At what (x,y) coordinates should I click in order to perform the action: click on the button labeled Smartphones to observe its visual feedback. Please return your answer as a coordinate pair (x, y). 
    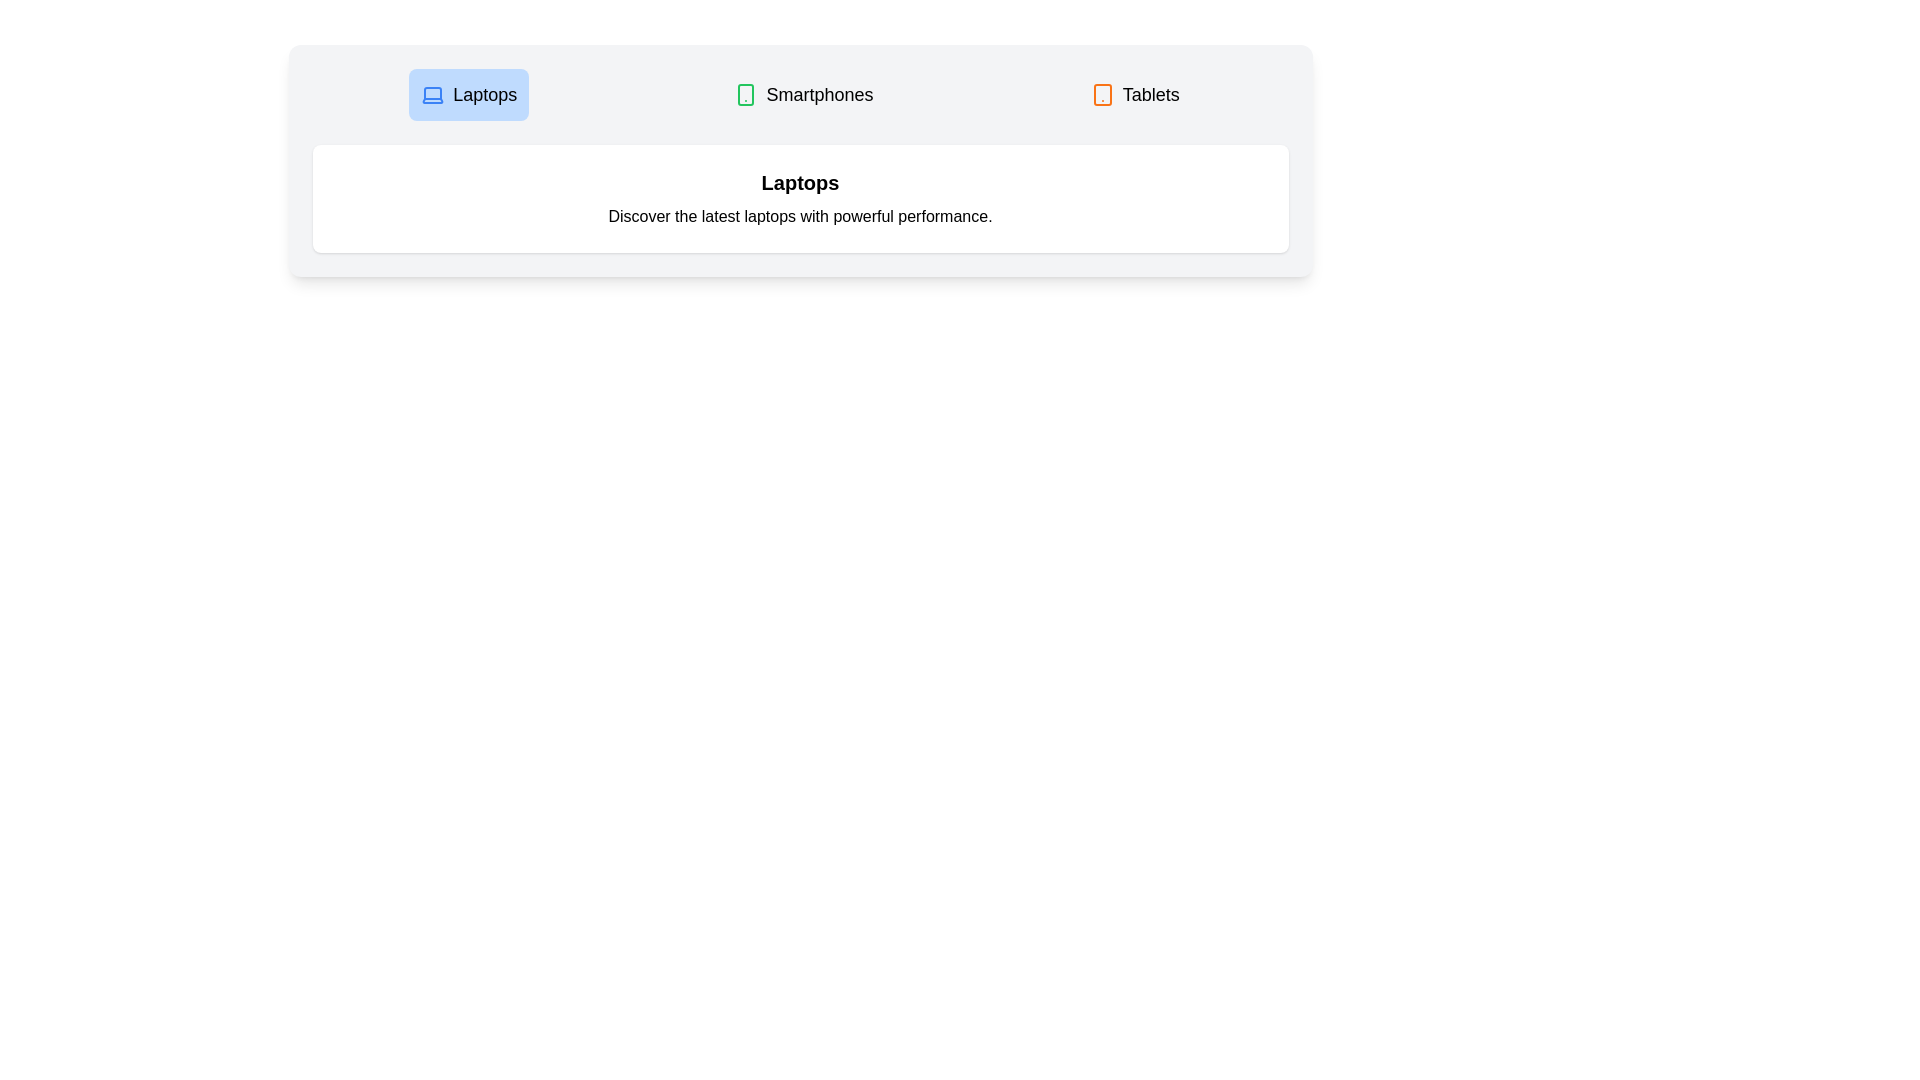
    Looking at the image, I should click on (804, 95).